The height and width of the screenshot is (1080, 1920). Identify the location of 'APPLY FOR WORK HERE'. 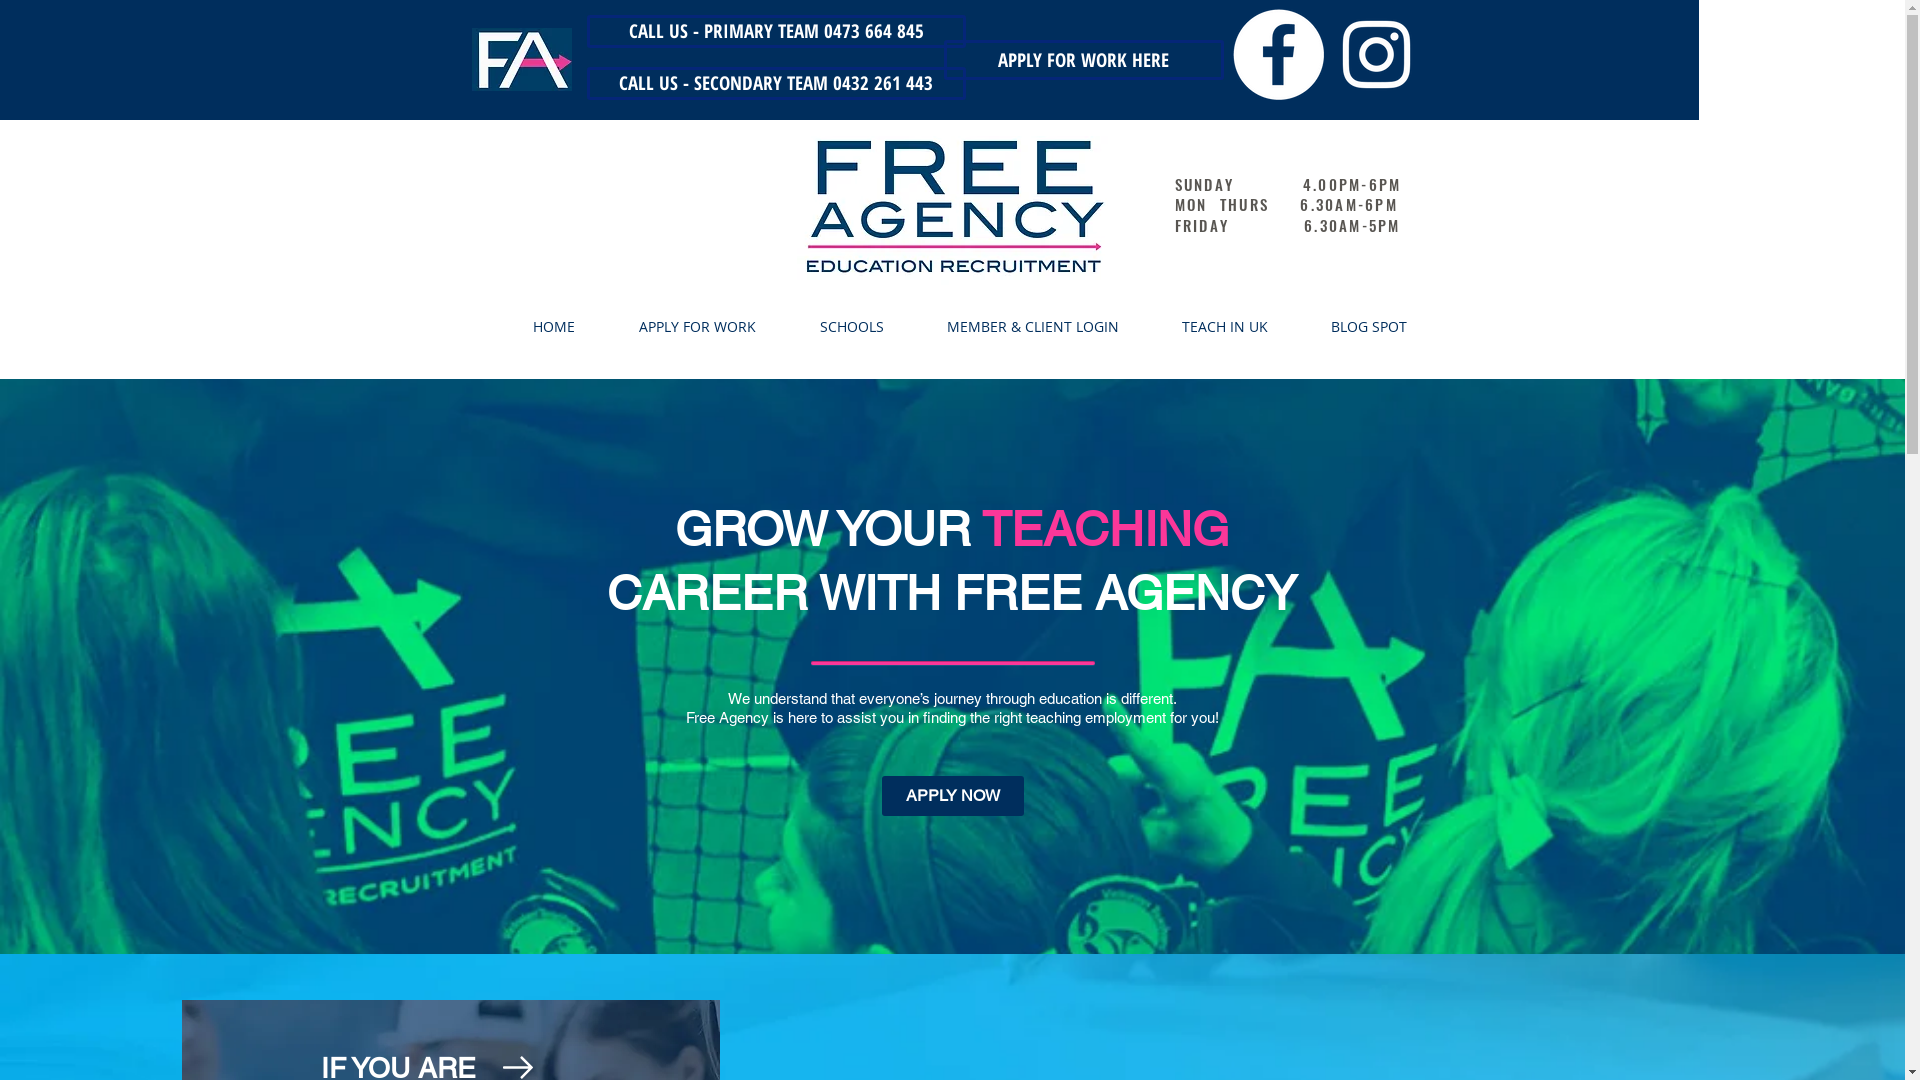
(1083, 59).